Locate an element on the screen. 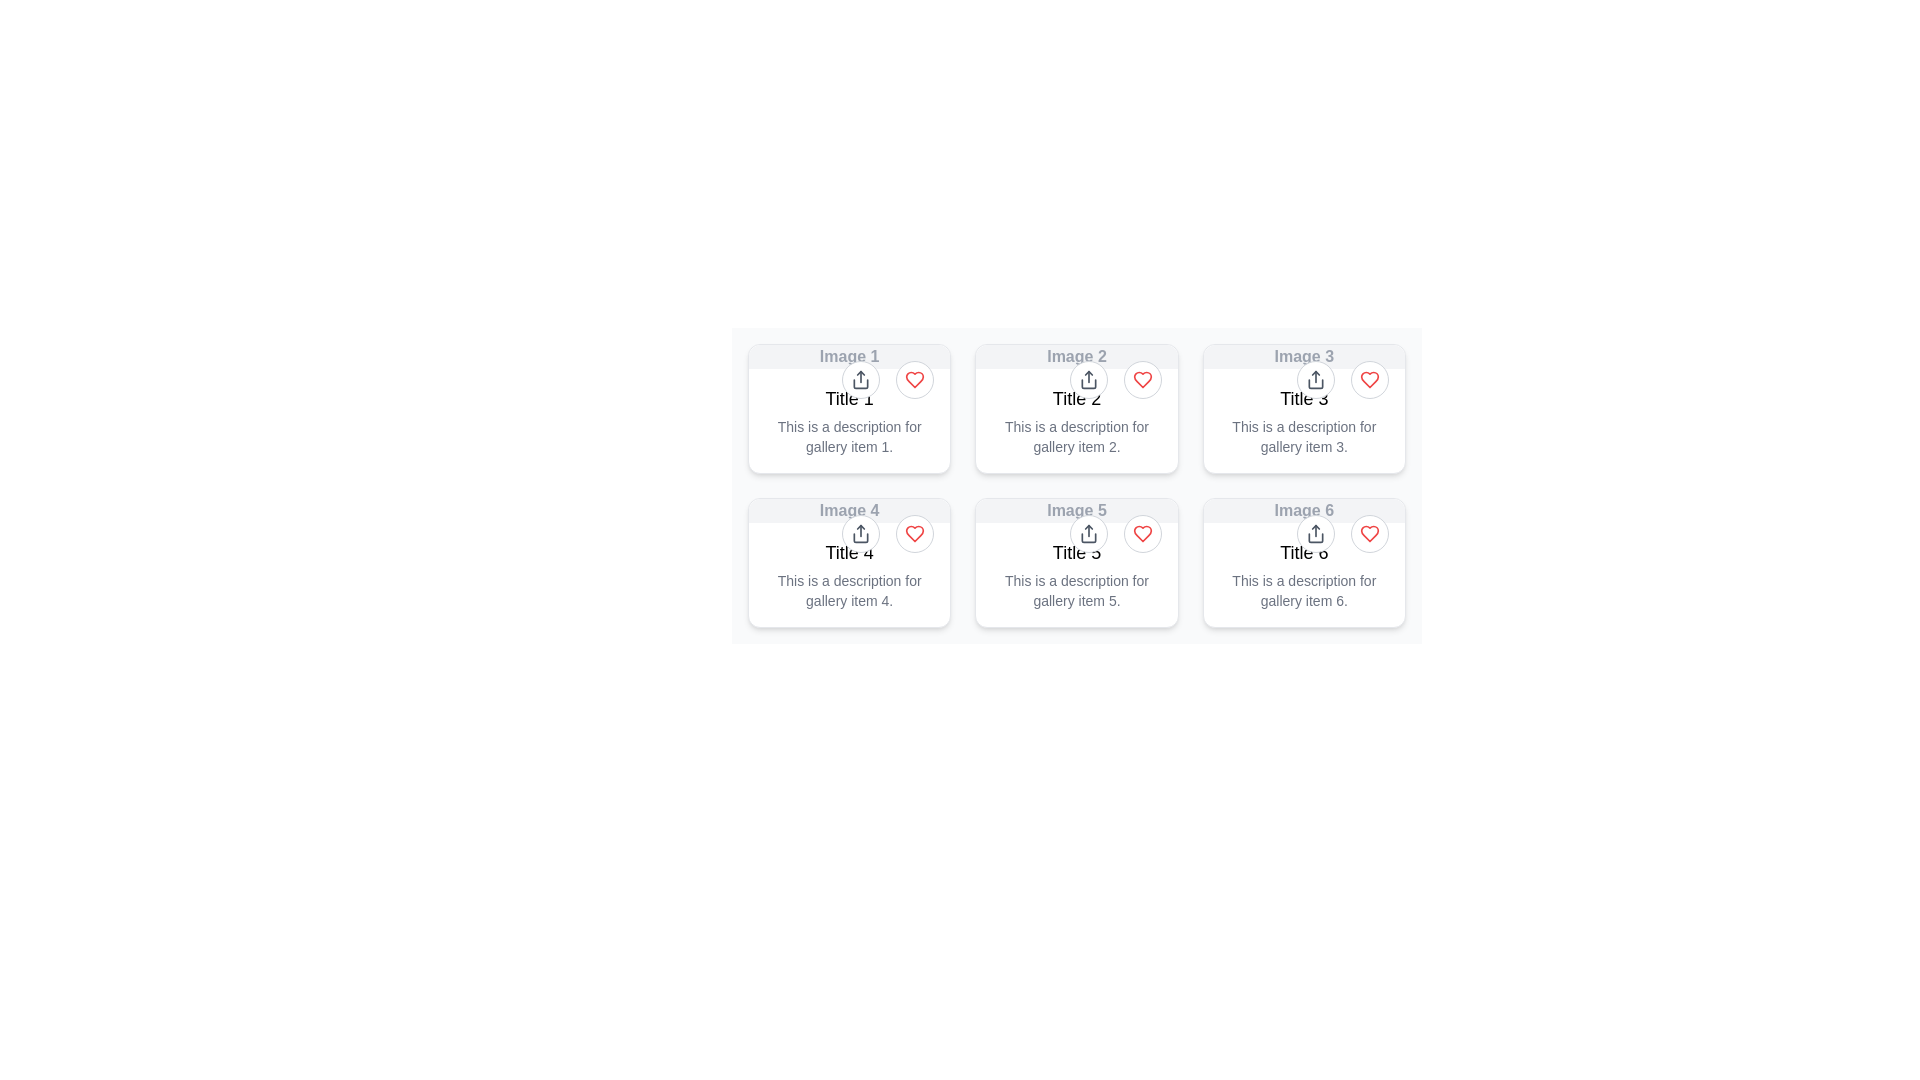 The image size is (1920, 1080). the text label displaying 'Image 6' is located at coordinates (1304, 509).